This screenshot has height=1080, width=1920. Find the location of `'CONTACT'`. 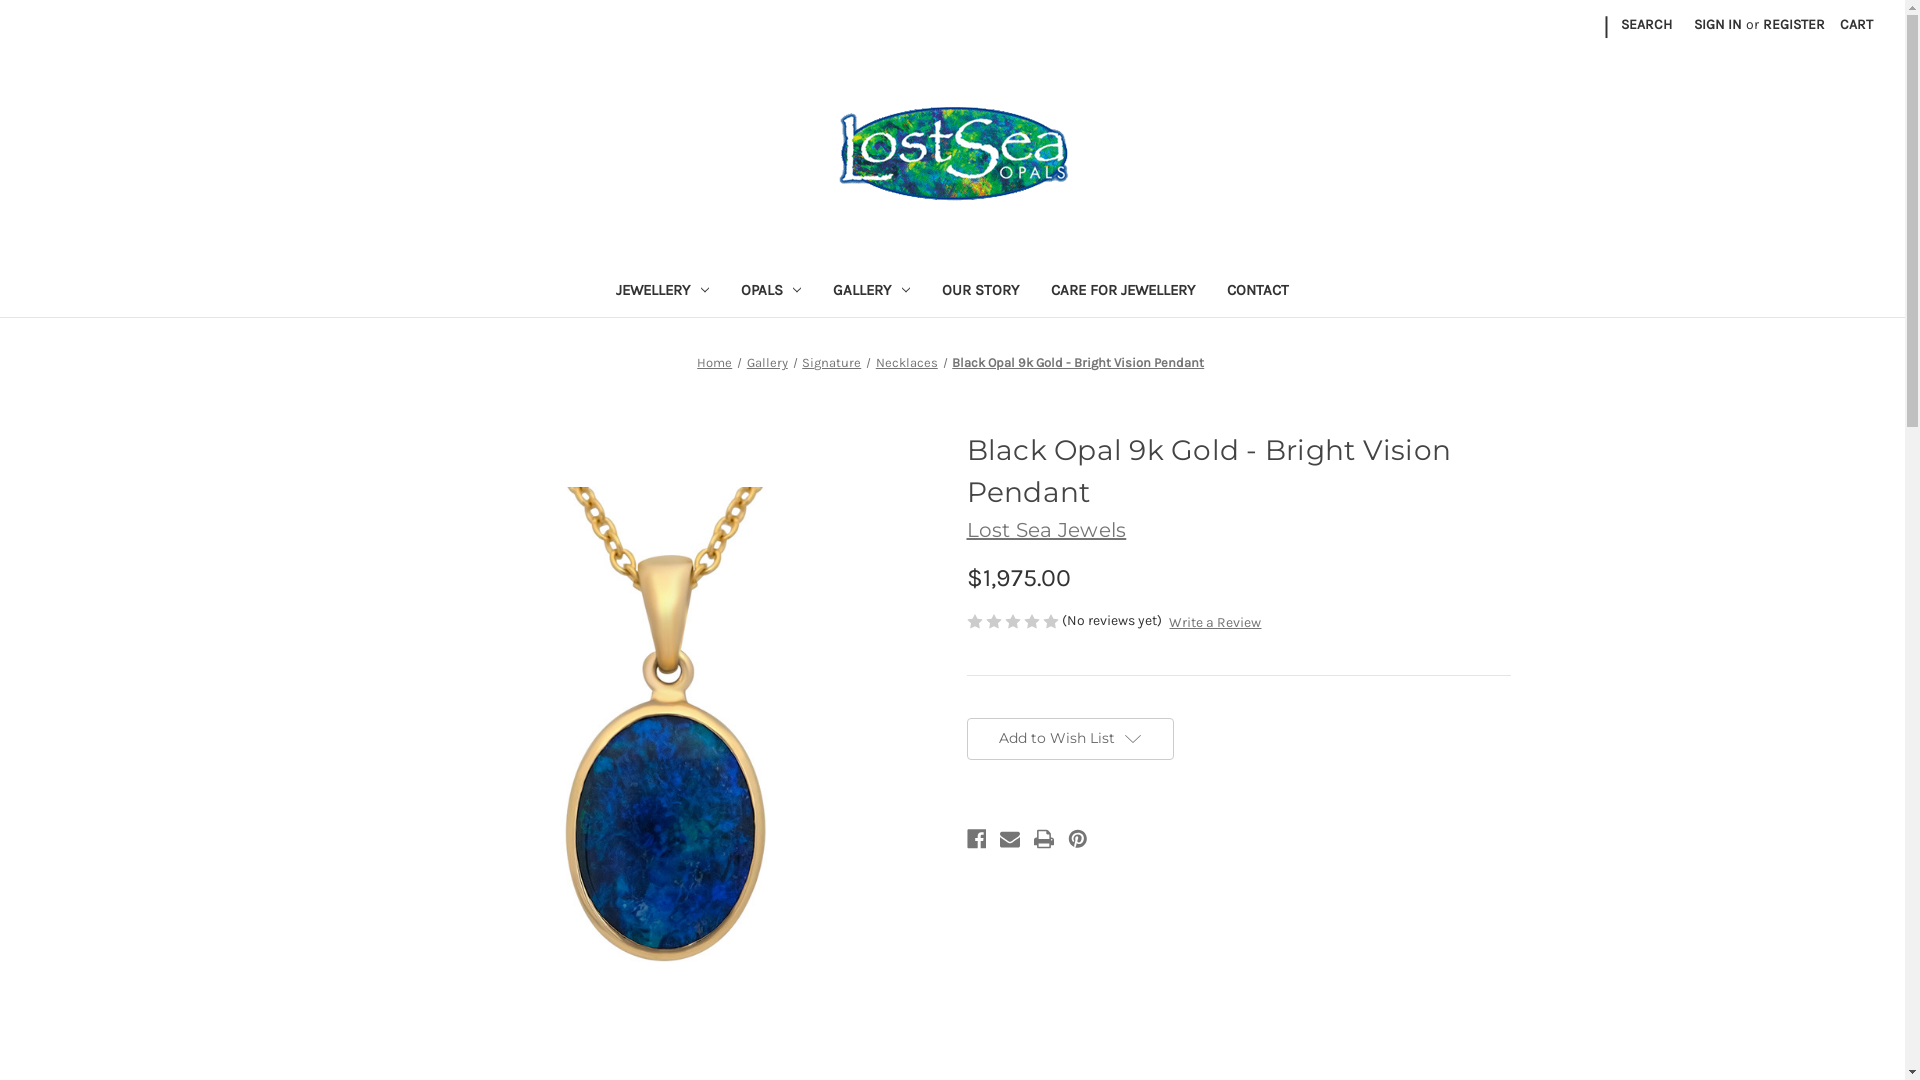

'CONTACT' is located at coordinates (1256, 292).